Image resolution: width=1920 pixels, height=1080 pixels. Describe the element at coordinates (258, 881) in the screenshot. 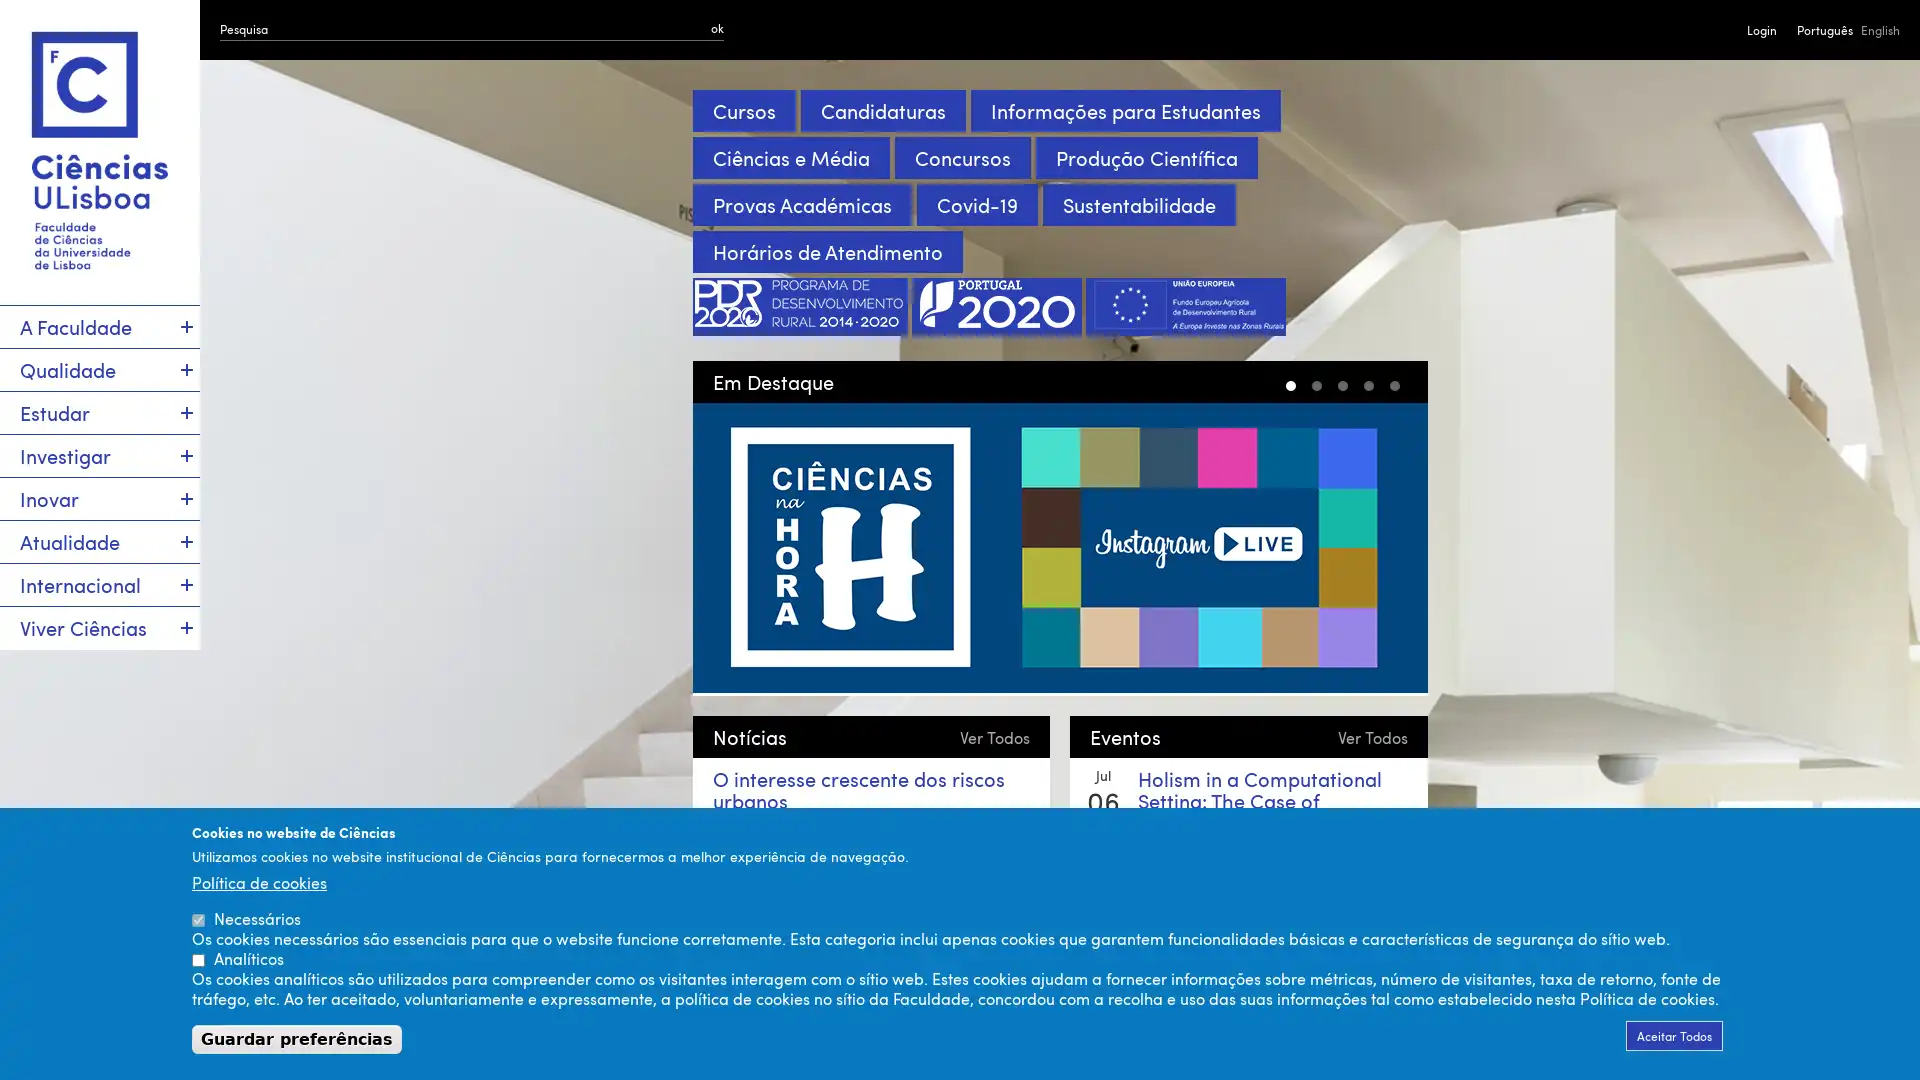

I see `Politica de cookies` at that location.